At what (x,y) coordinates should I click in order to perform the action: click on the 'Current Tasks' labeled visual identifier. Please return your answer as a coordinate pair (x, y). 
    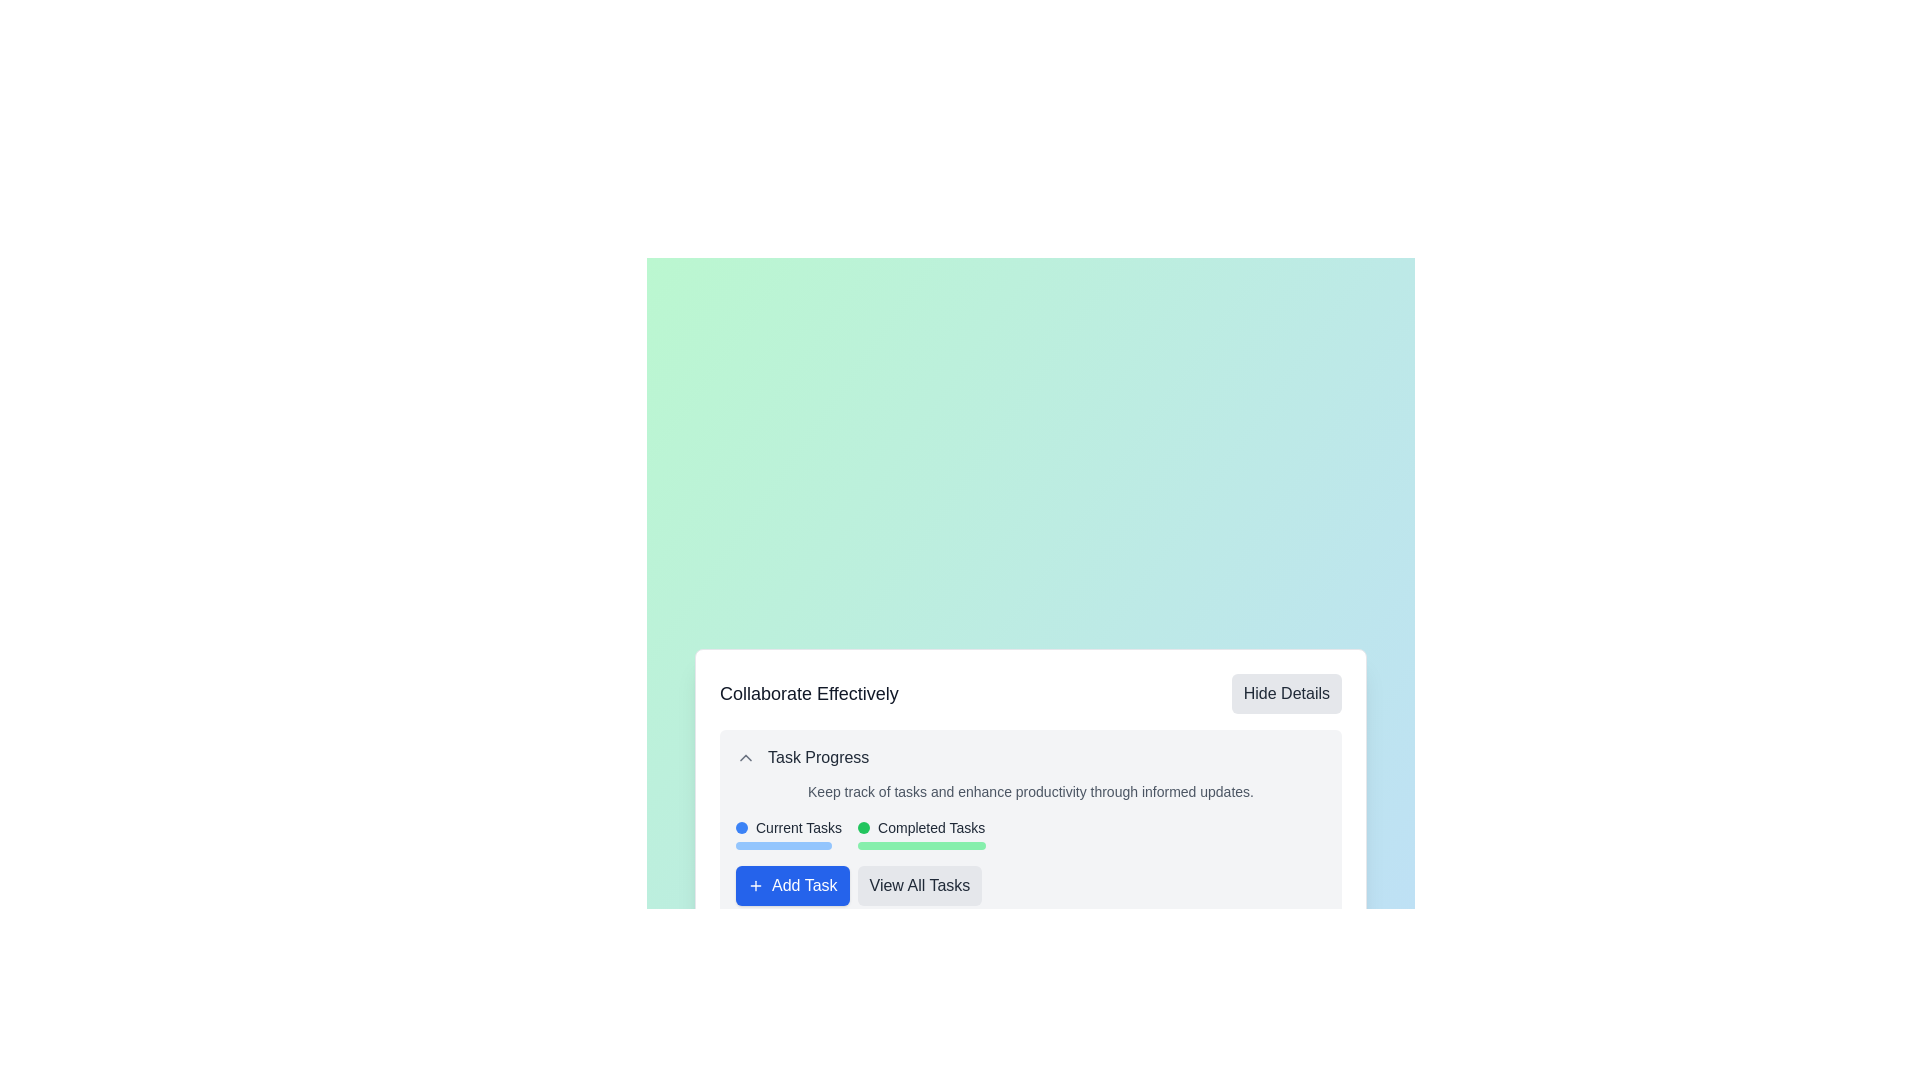
    Looking at the image, I should click on (788, 833).